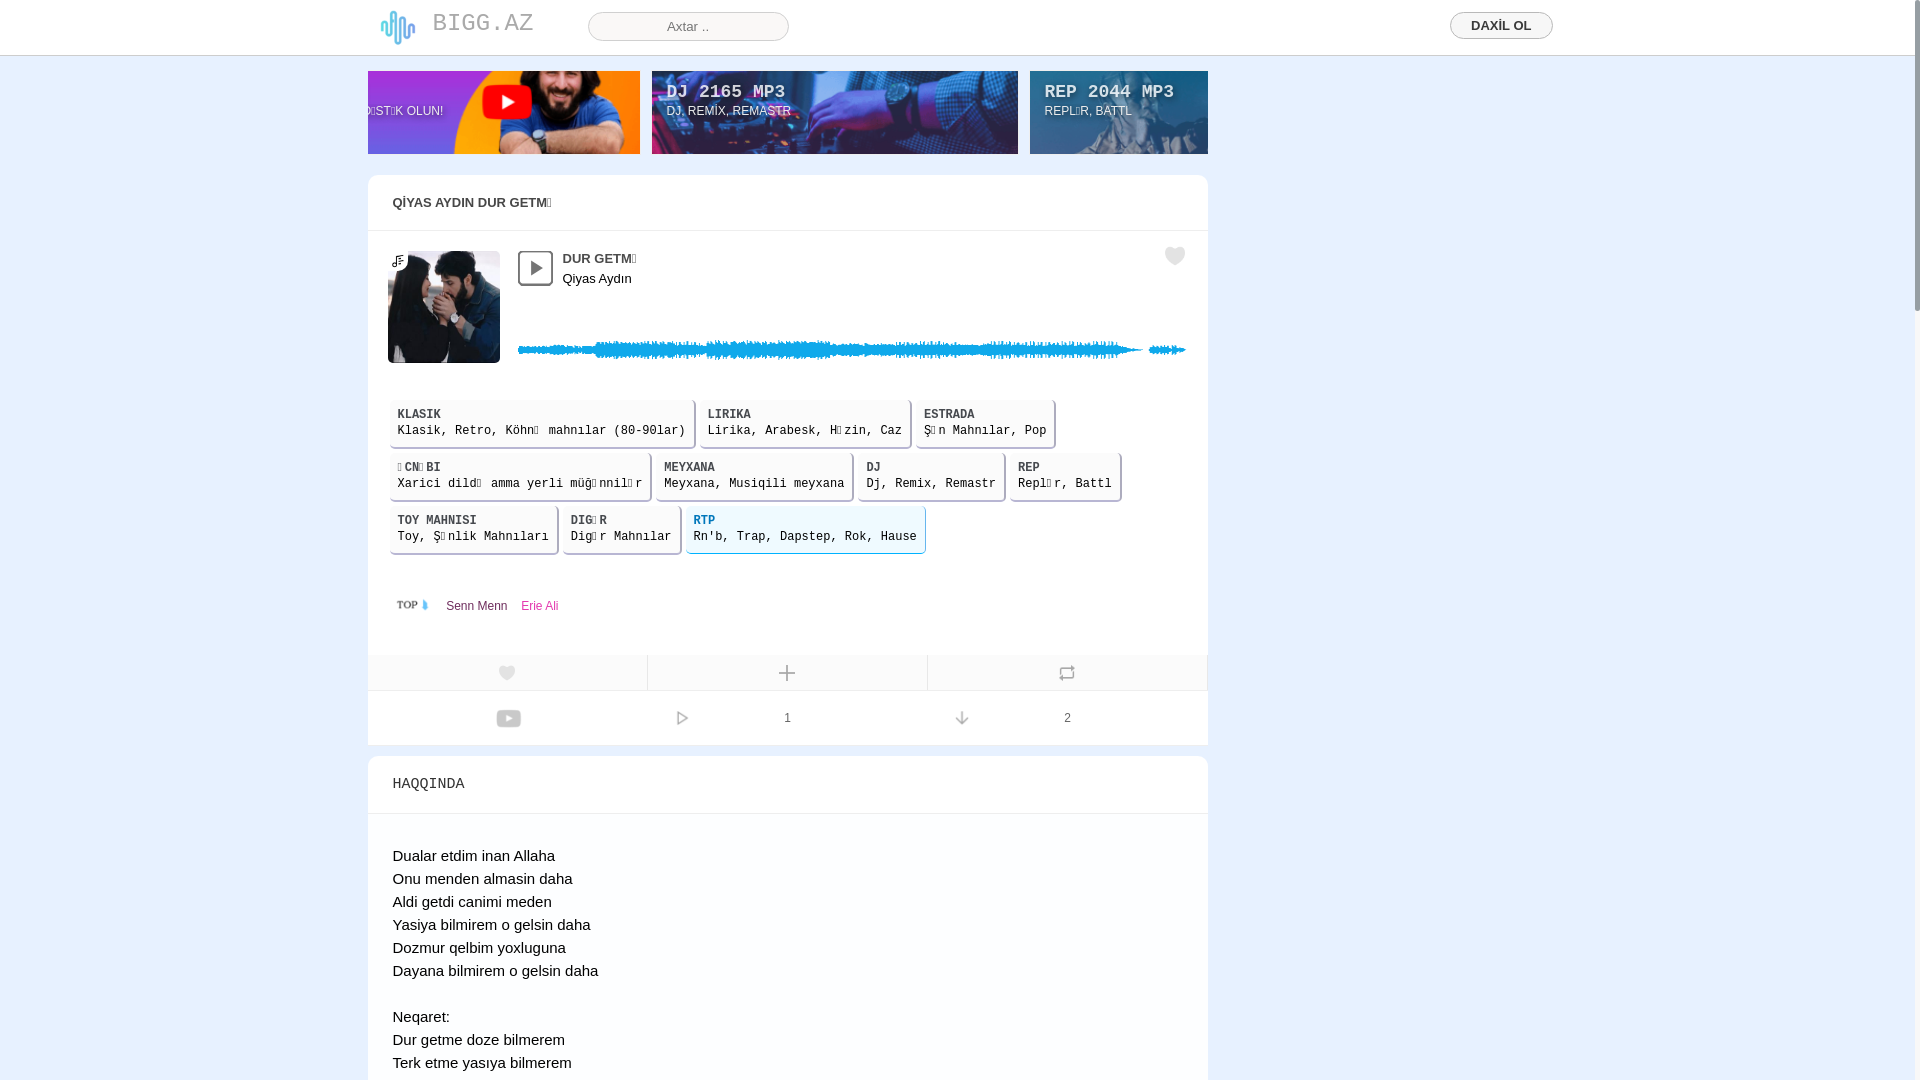  What do you see at coordinates (1501, 25) in the screenshot?
I see `'DAXIL OL'` at bounding box center [1501, 25].